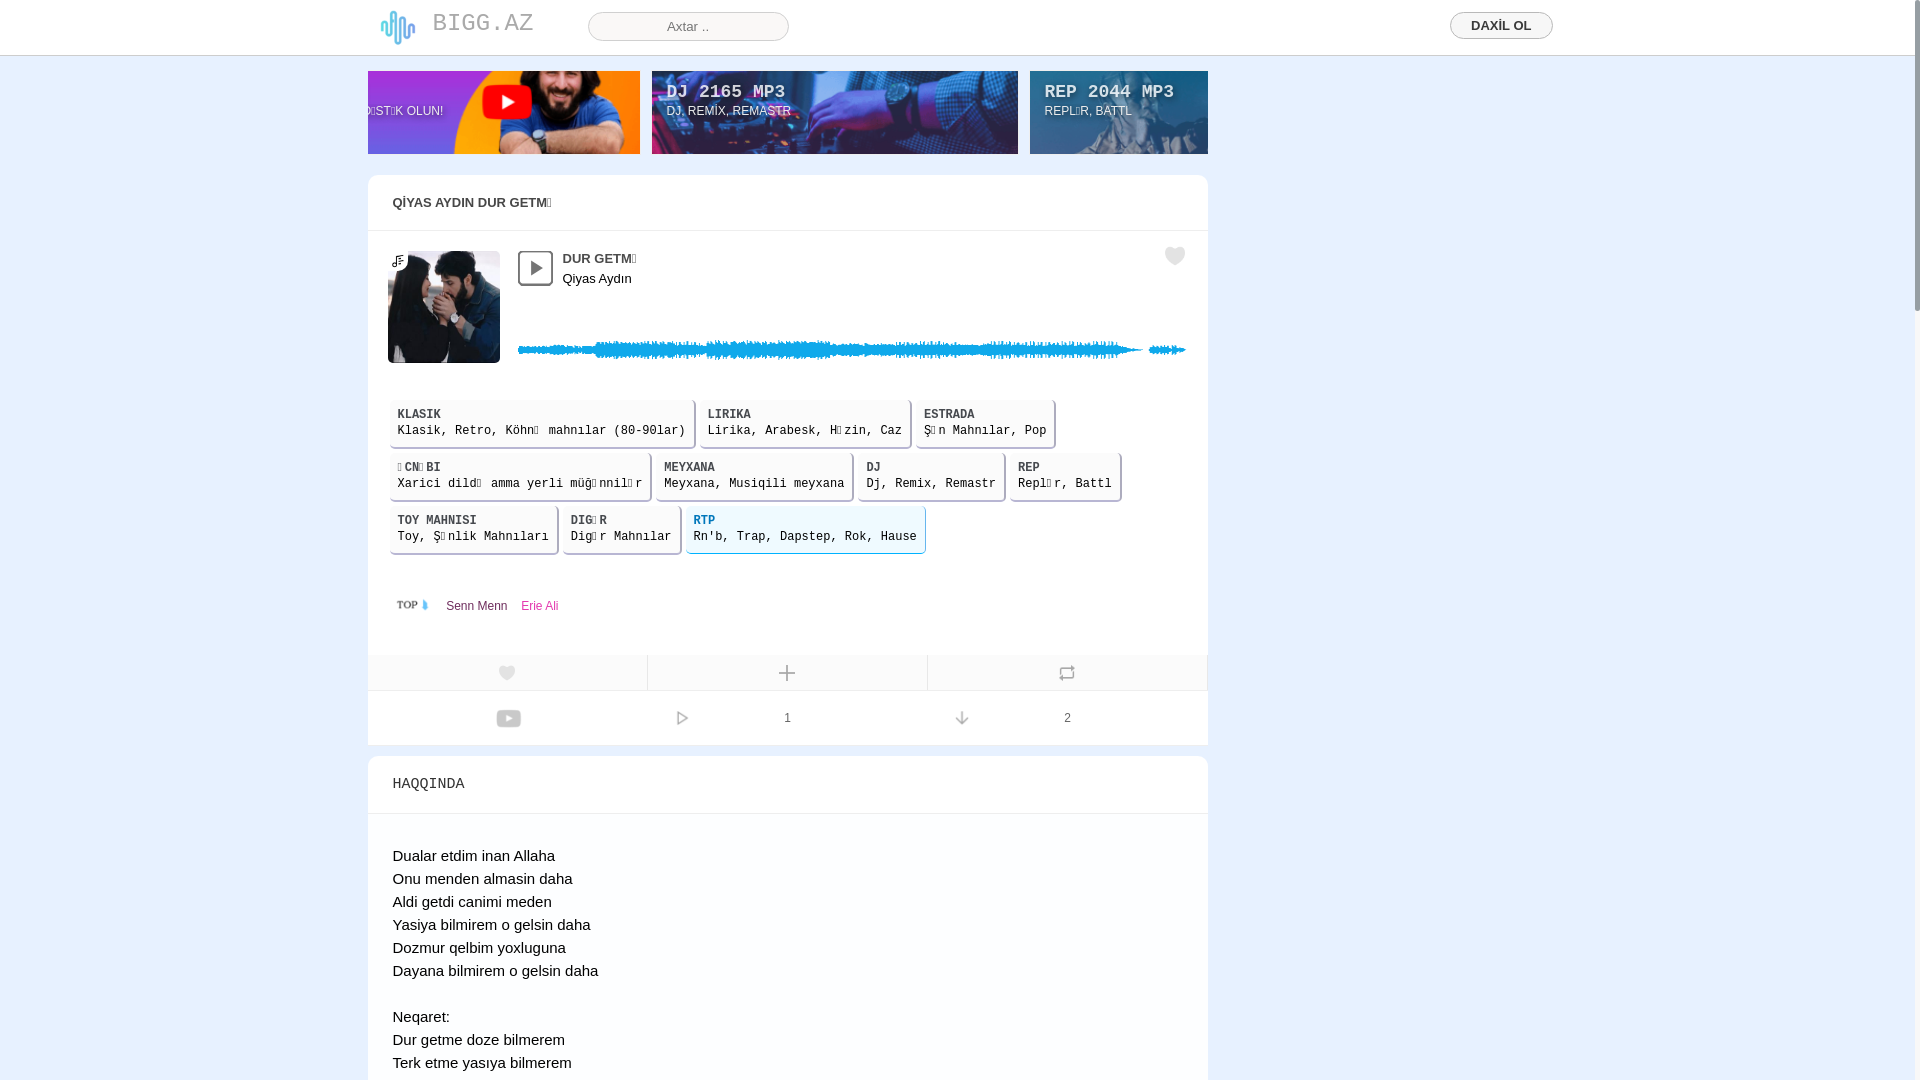  What do you see at coordinates (1501, 25) in the screenshot?
I see `'DAXIL OL'` at bounding box center [1501, 25].